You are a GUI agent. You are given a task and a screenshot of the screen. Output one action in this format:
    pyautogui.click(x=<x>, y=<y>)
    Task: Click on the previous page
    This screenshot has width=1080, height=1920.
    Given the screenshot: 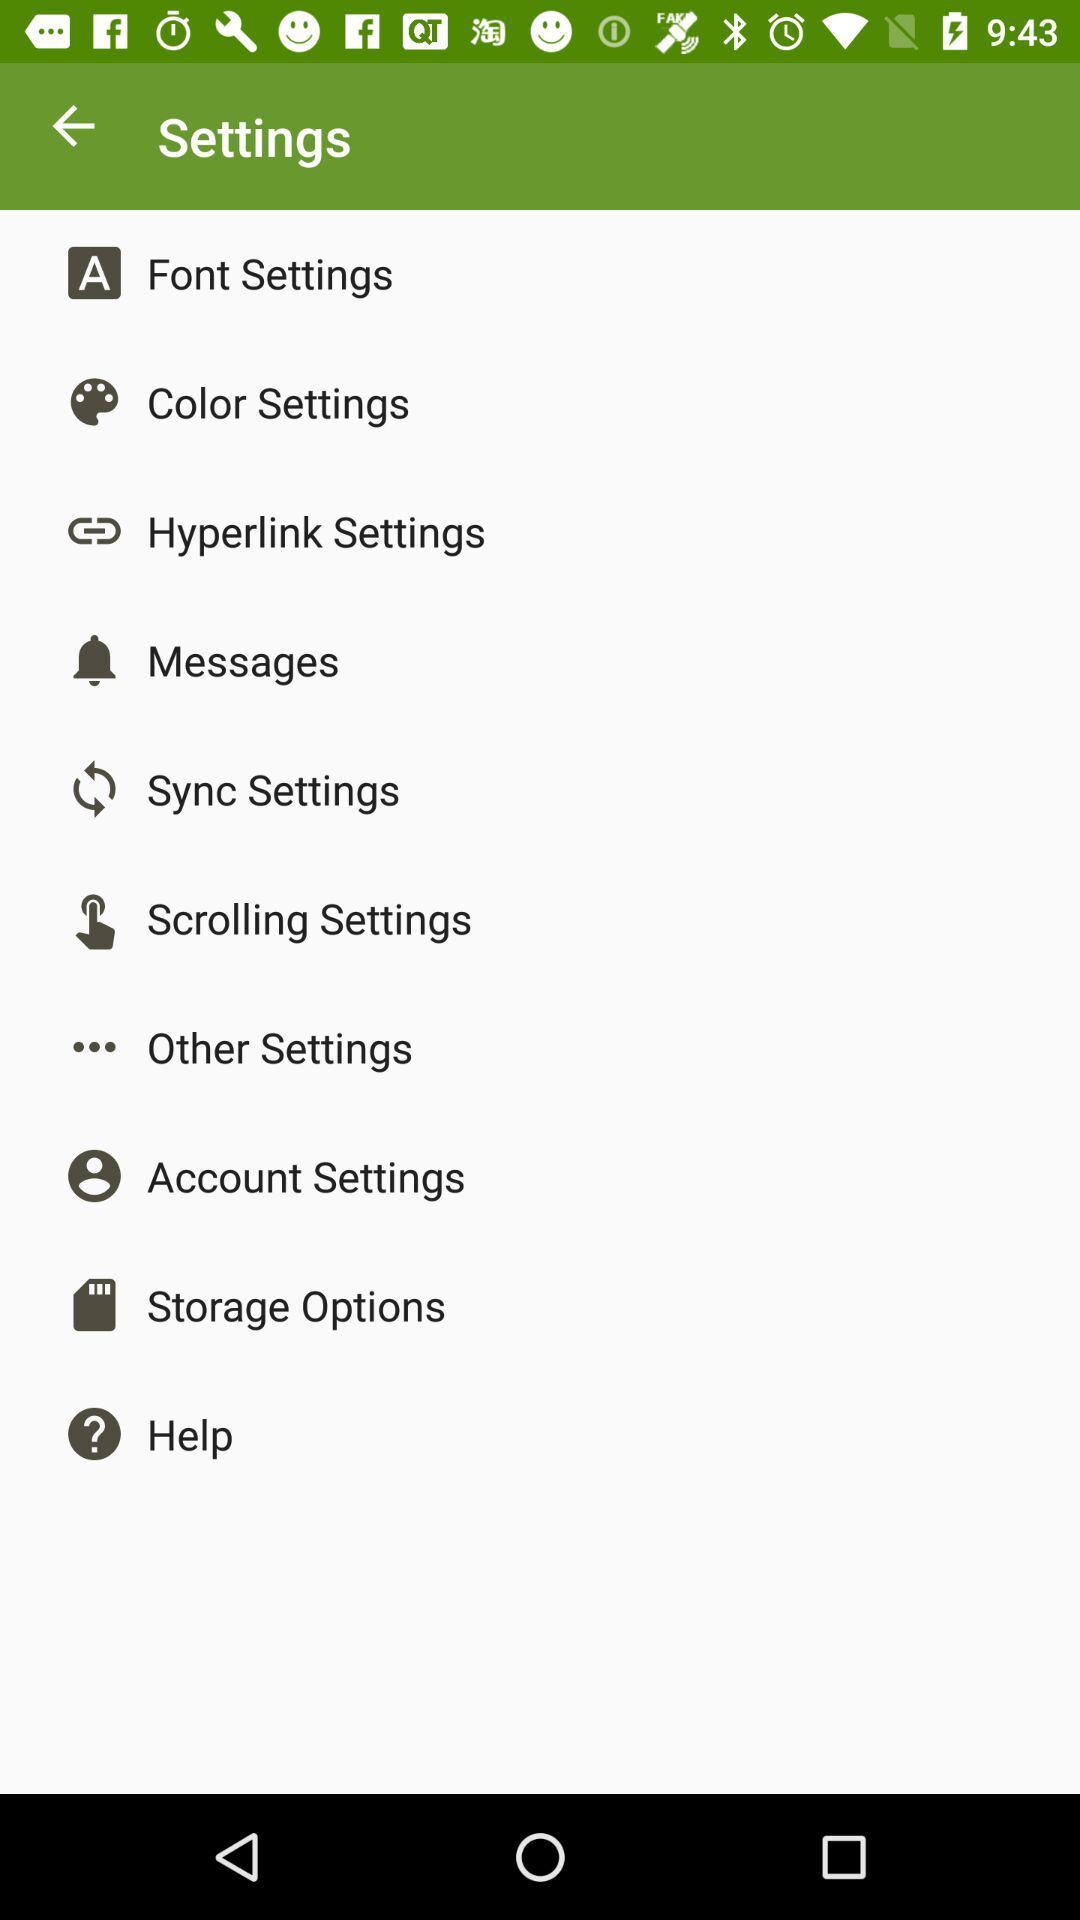 What is the action you would take?
    pyautogui.click(x=72, y=130)
    